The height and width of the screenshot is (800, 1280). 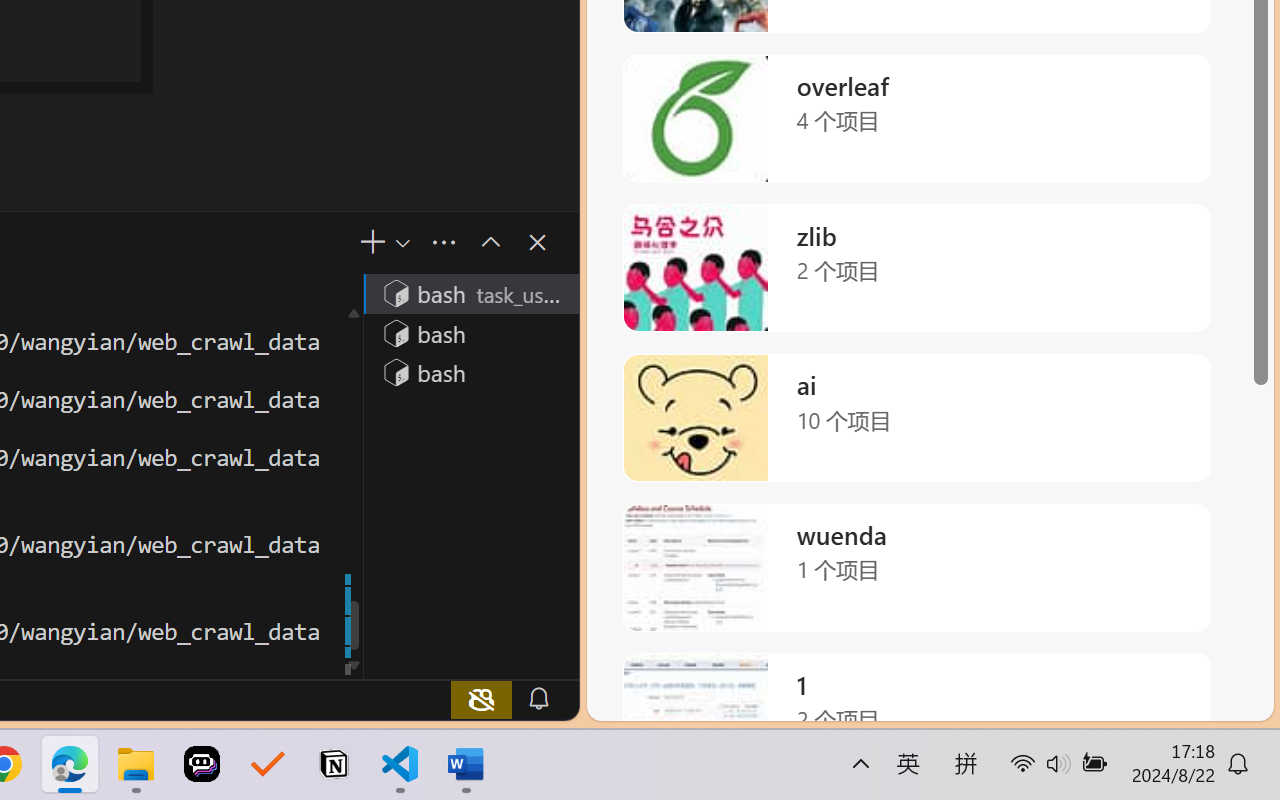 I want to click on 'Launch Profile...', so click(x=400, y=242).